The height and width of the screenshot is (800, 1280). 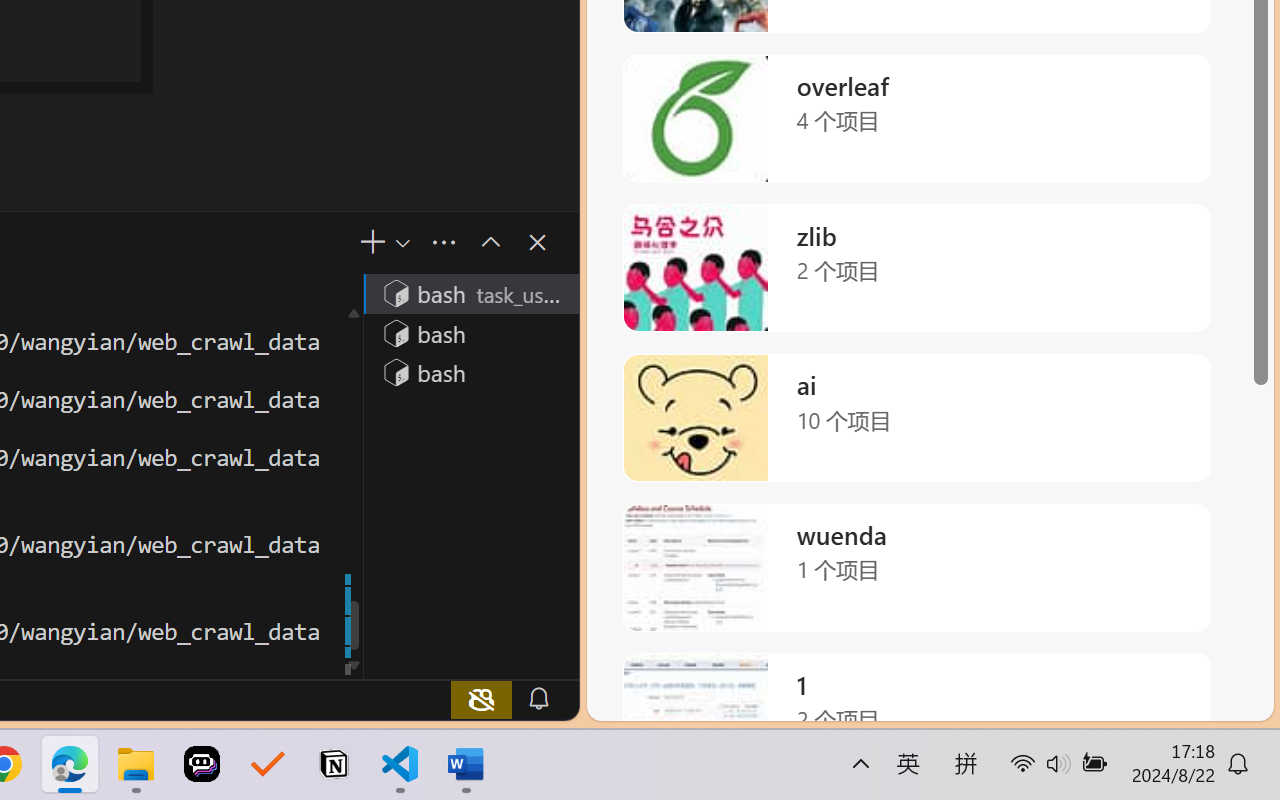 I want to click on 'Launch Profile...', so click(x=400, y=242).